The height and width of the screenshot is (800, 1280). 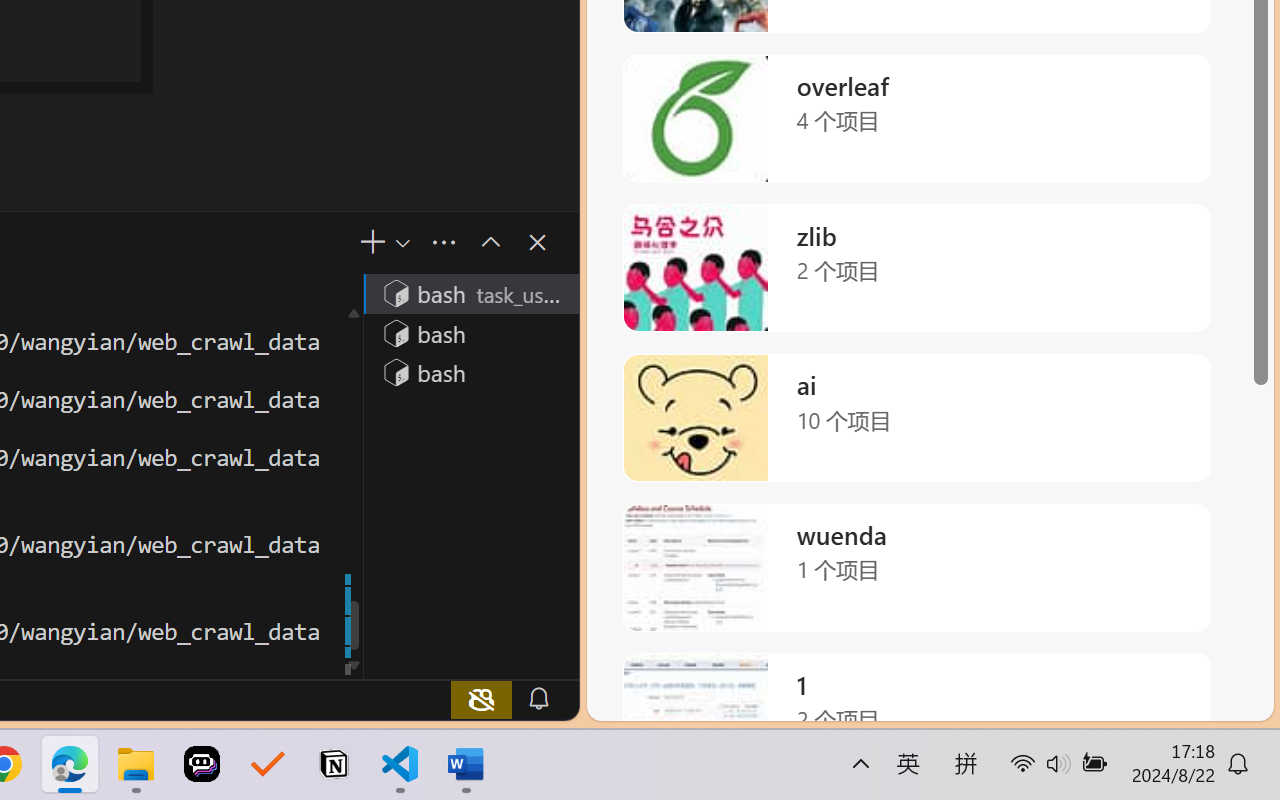 I want to click on 'Launch Profile...', so click(x=400, y=242).